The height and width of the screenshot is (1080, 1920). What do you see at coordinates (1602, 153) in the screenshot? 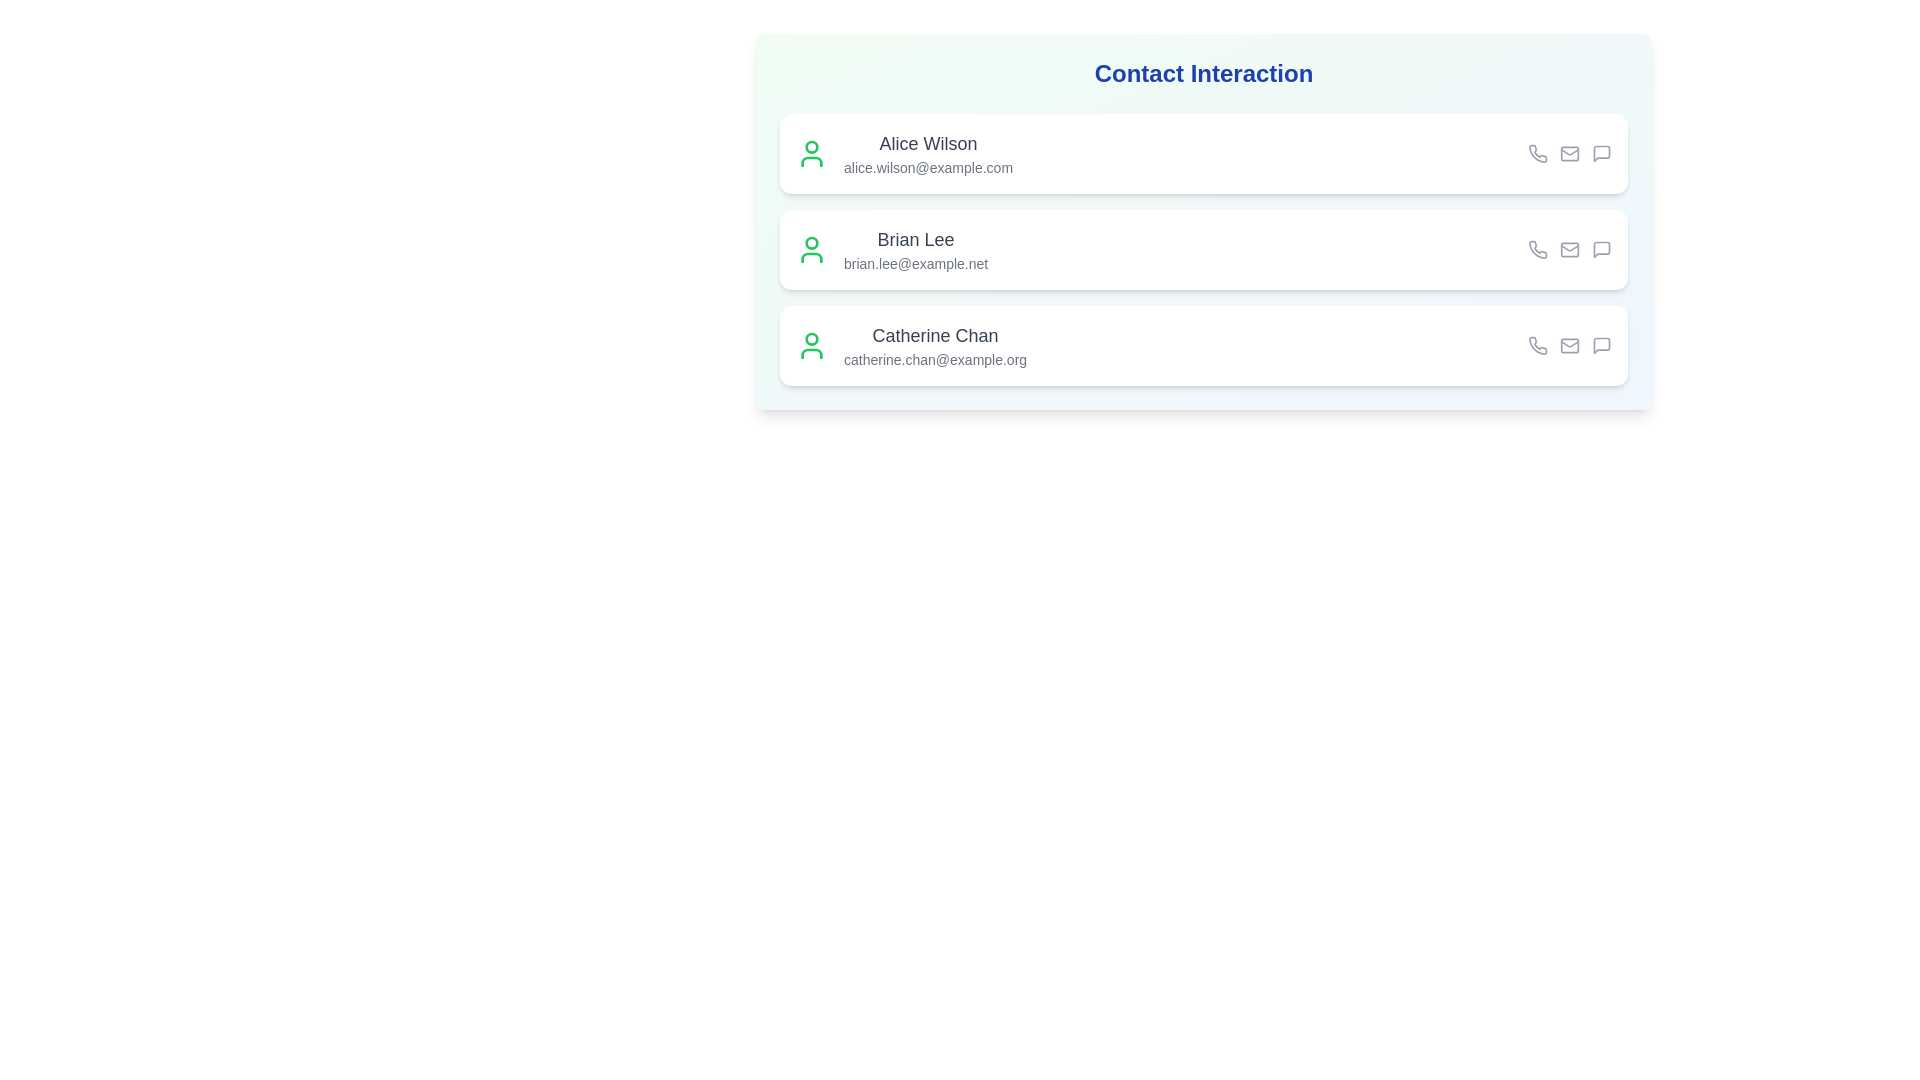
I see `the message icon for the contact Alice Wilson` at bounding box center [1602, 153].